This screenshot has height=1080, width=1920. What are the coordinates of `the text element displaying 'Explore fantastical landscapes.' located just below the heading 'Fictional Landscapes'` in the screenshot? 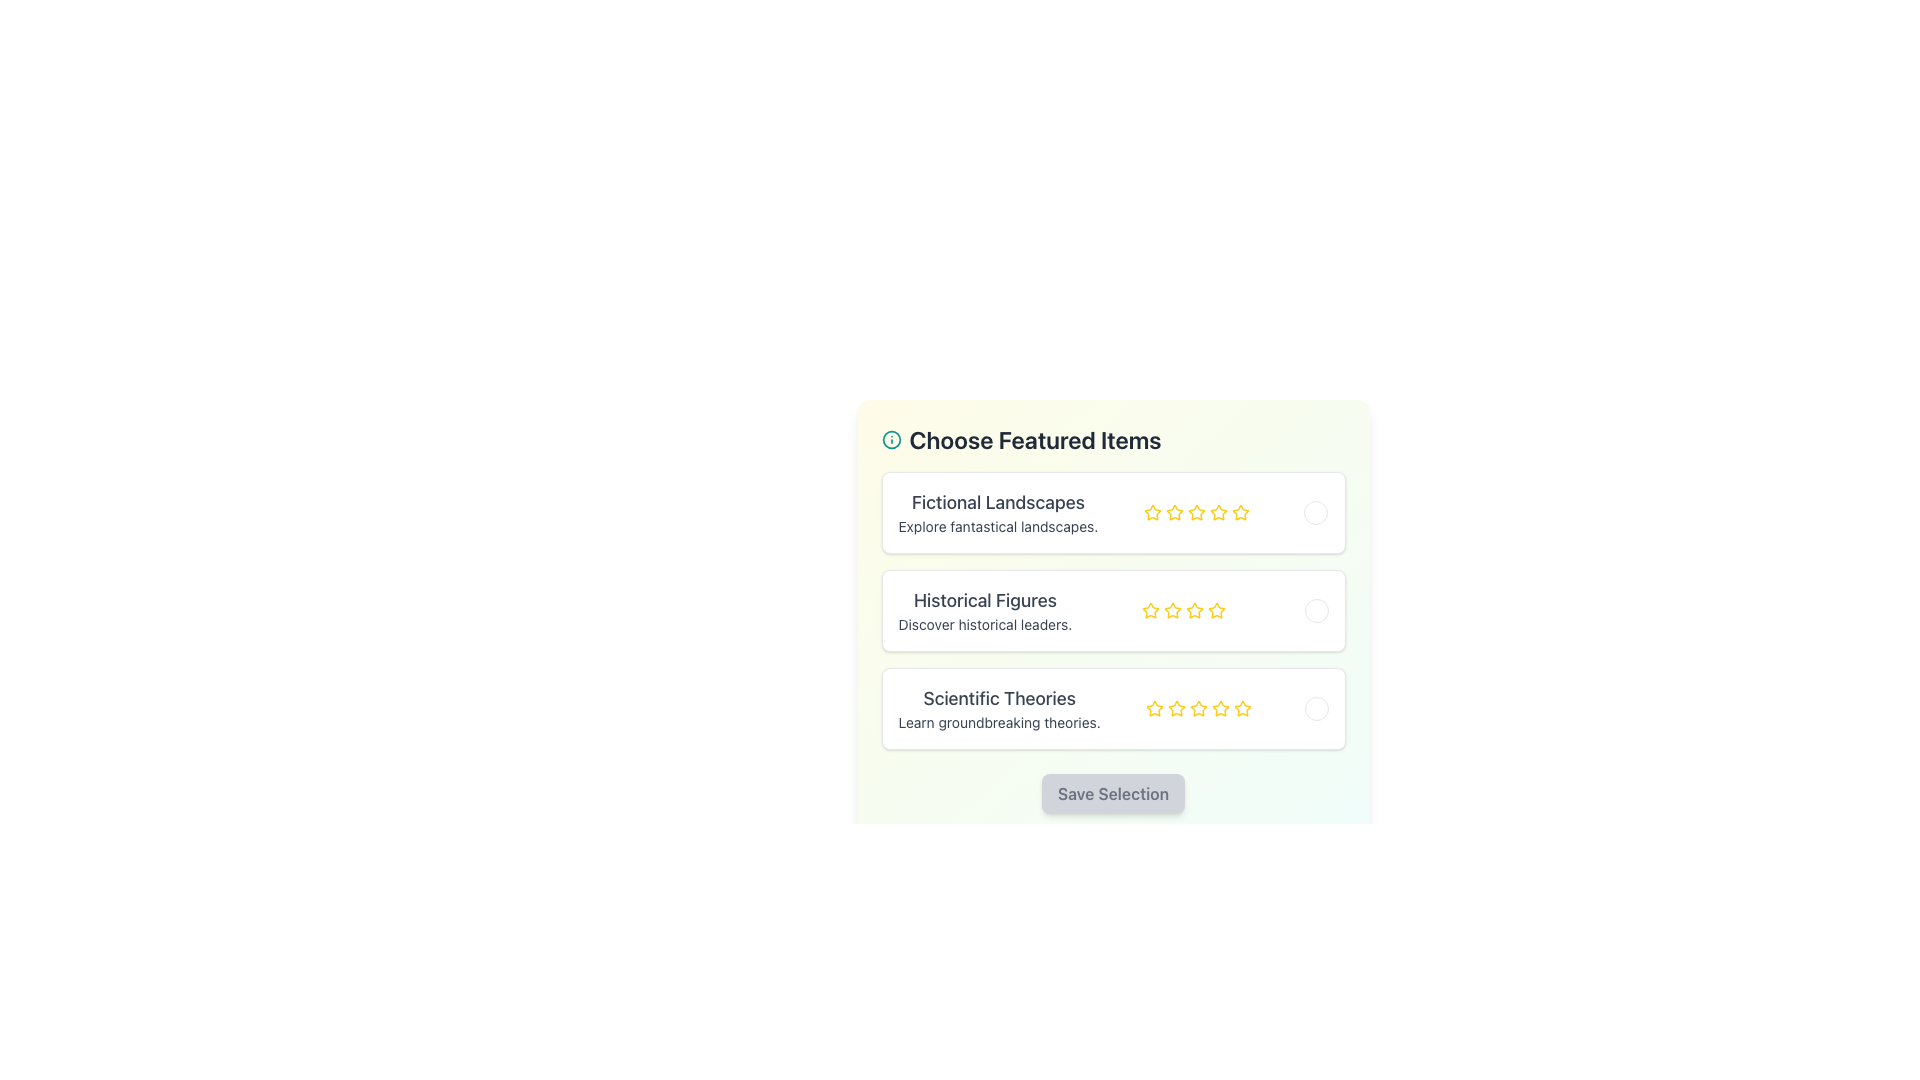 It's located at (998, 526).